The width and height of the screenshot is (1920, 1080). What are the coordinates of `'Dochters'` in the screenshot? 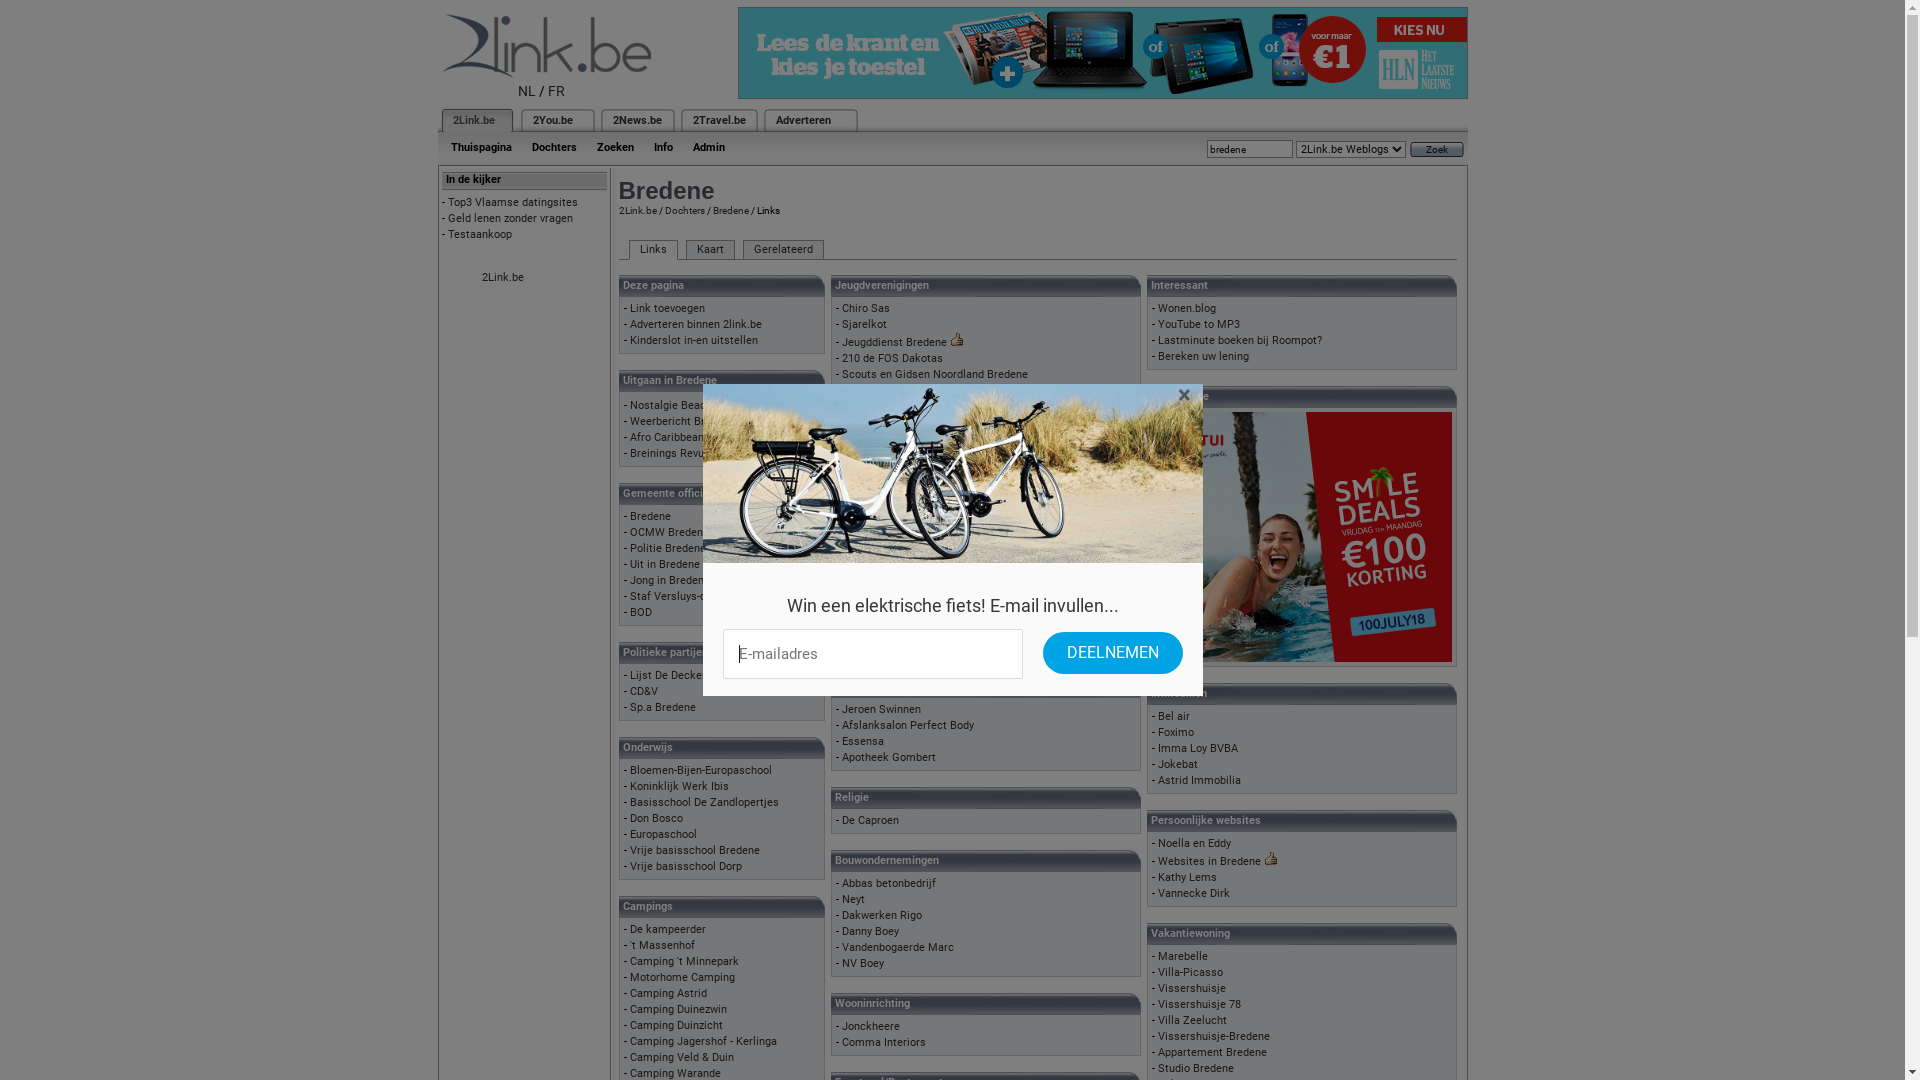 It's located at (683, 210).